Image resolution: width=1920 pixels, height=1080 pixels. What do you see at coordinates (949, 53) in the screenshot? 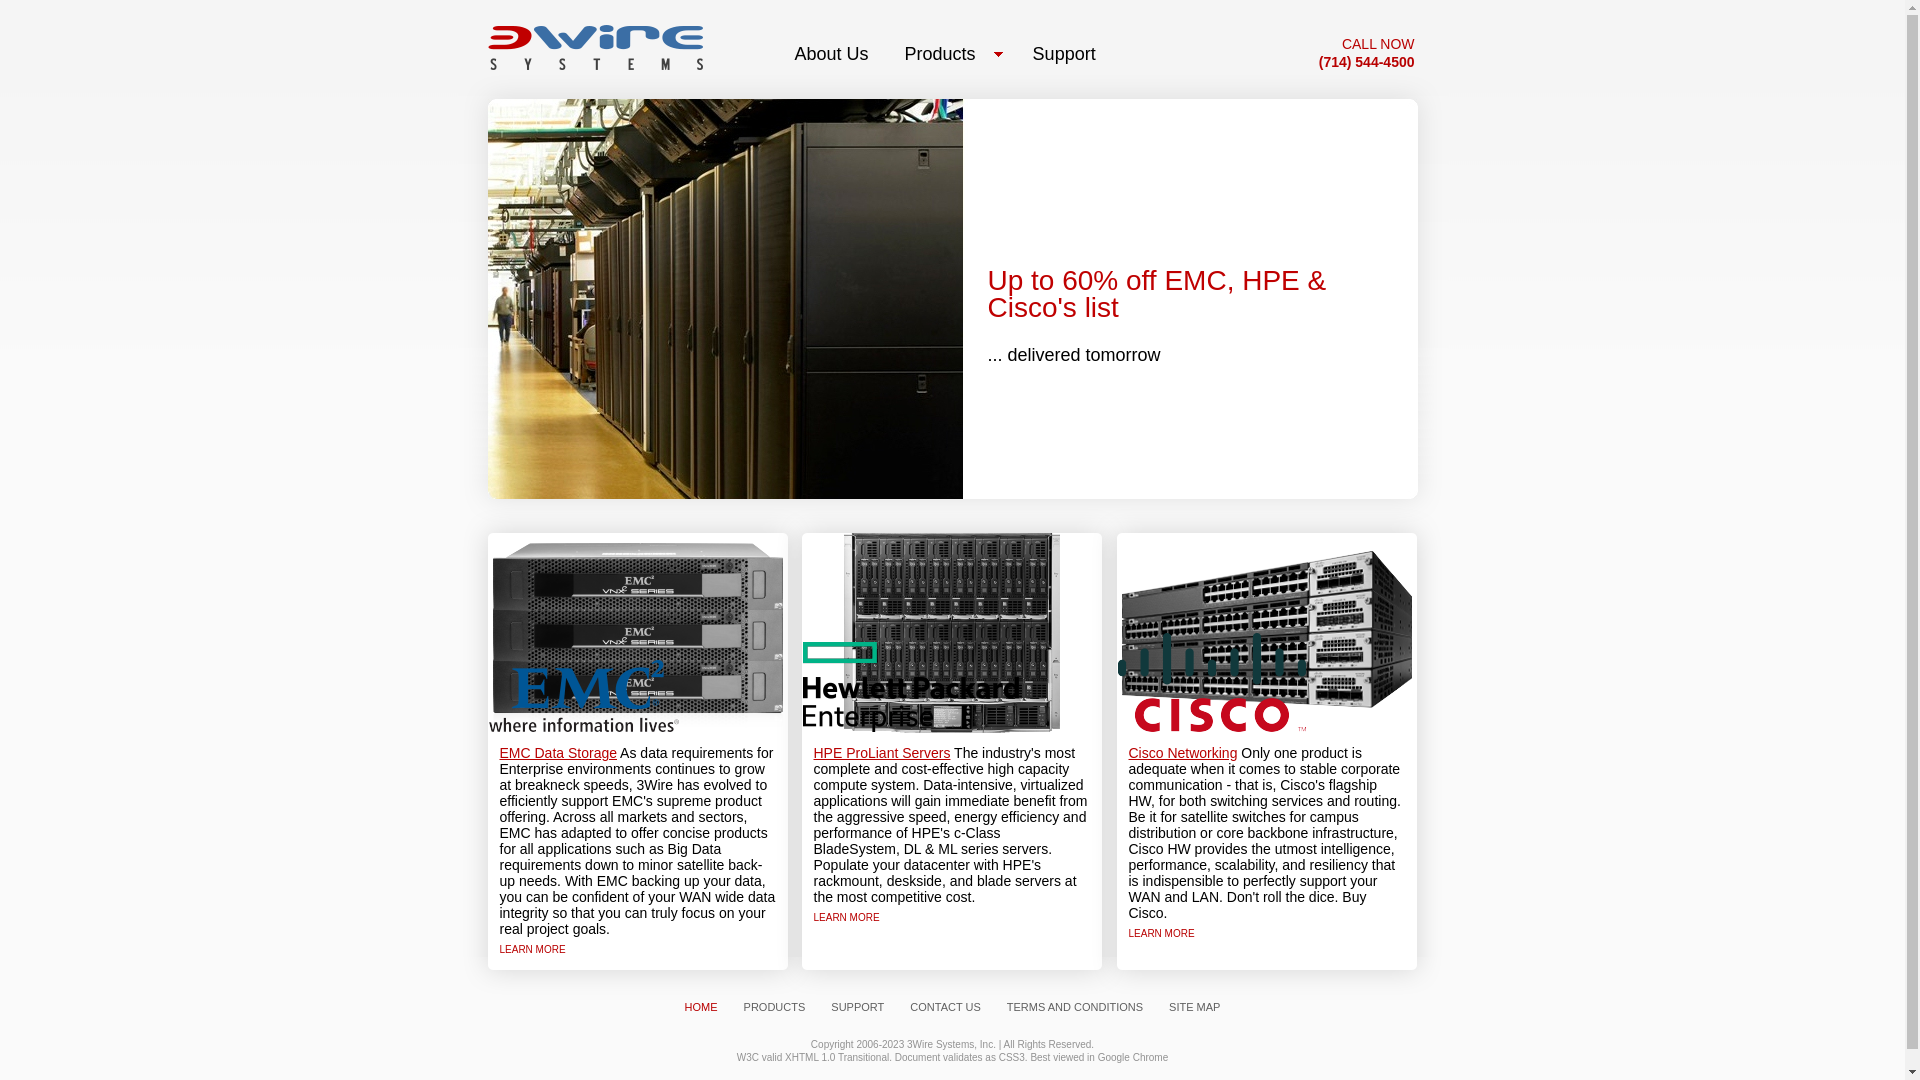
I see `' Products '` at bounding box center [949, 53].